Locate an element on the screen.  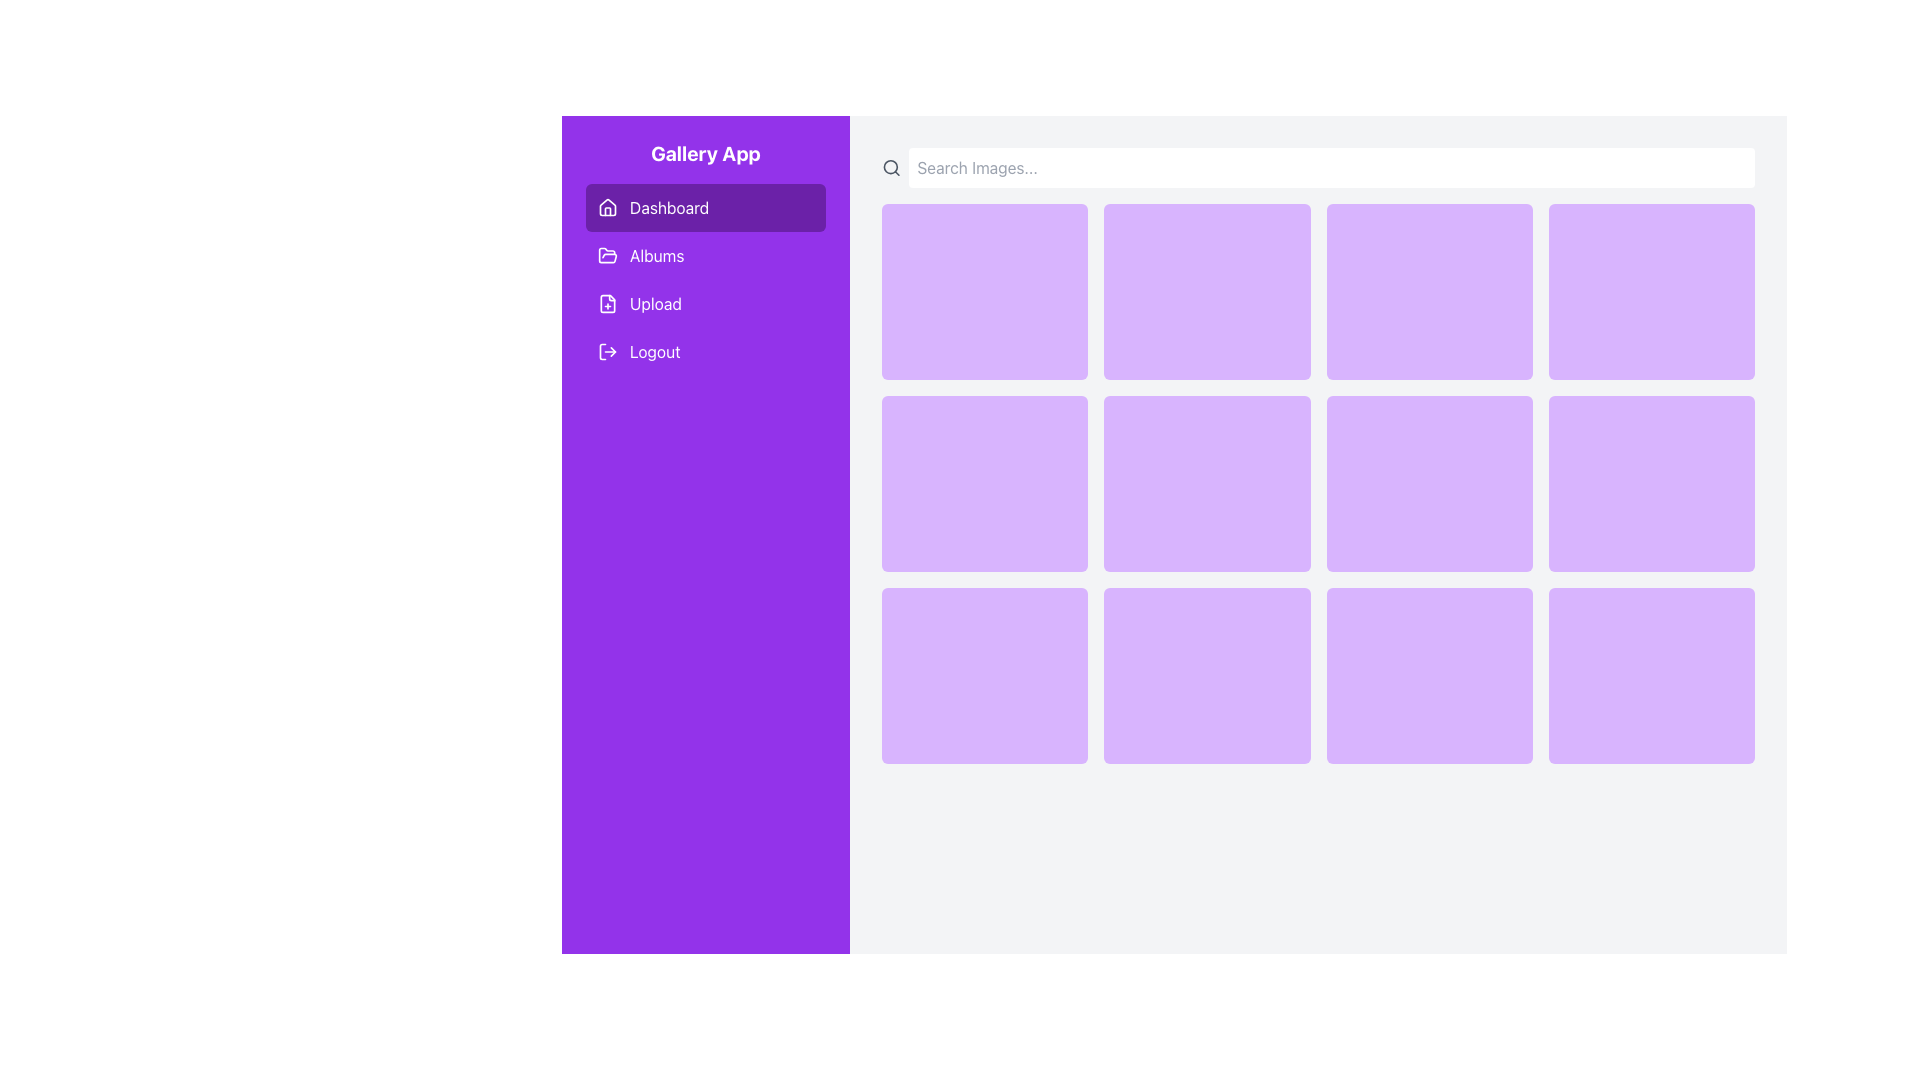
the 'Dashboard' navigation button located in the purple sidebar on the left, which is the first item above the 'Albums' button is located at coordinates (705, 208).